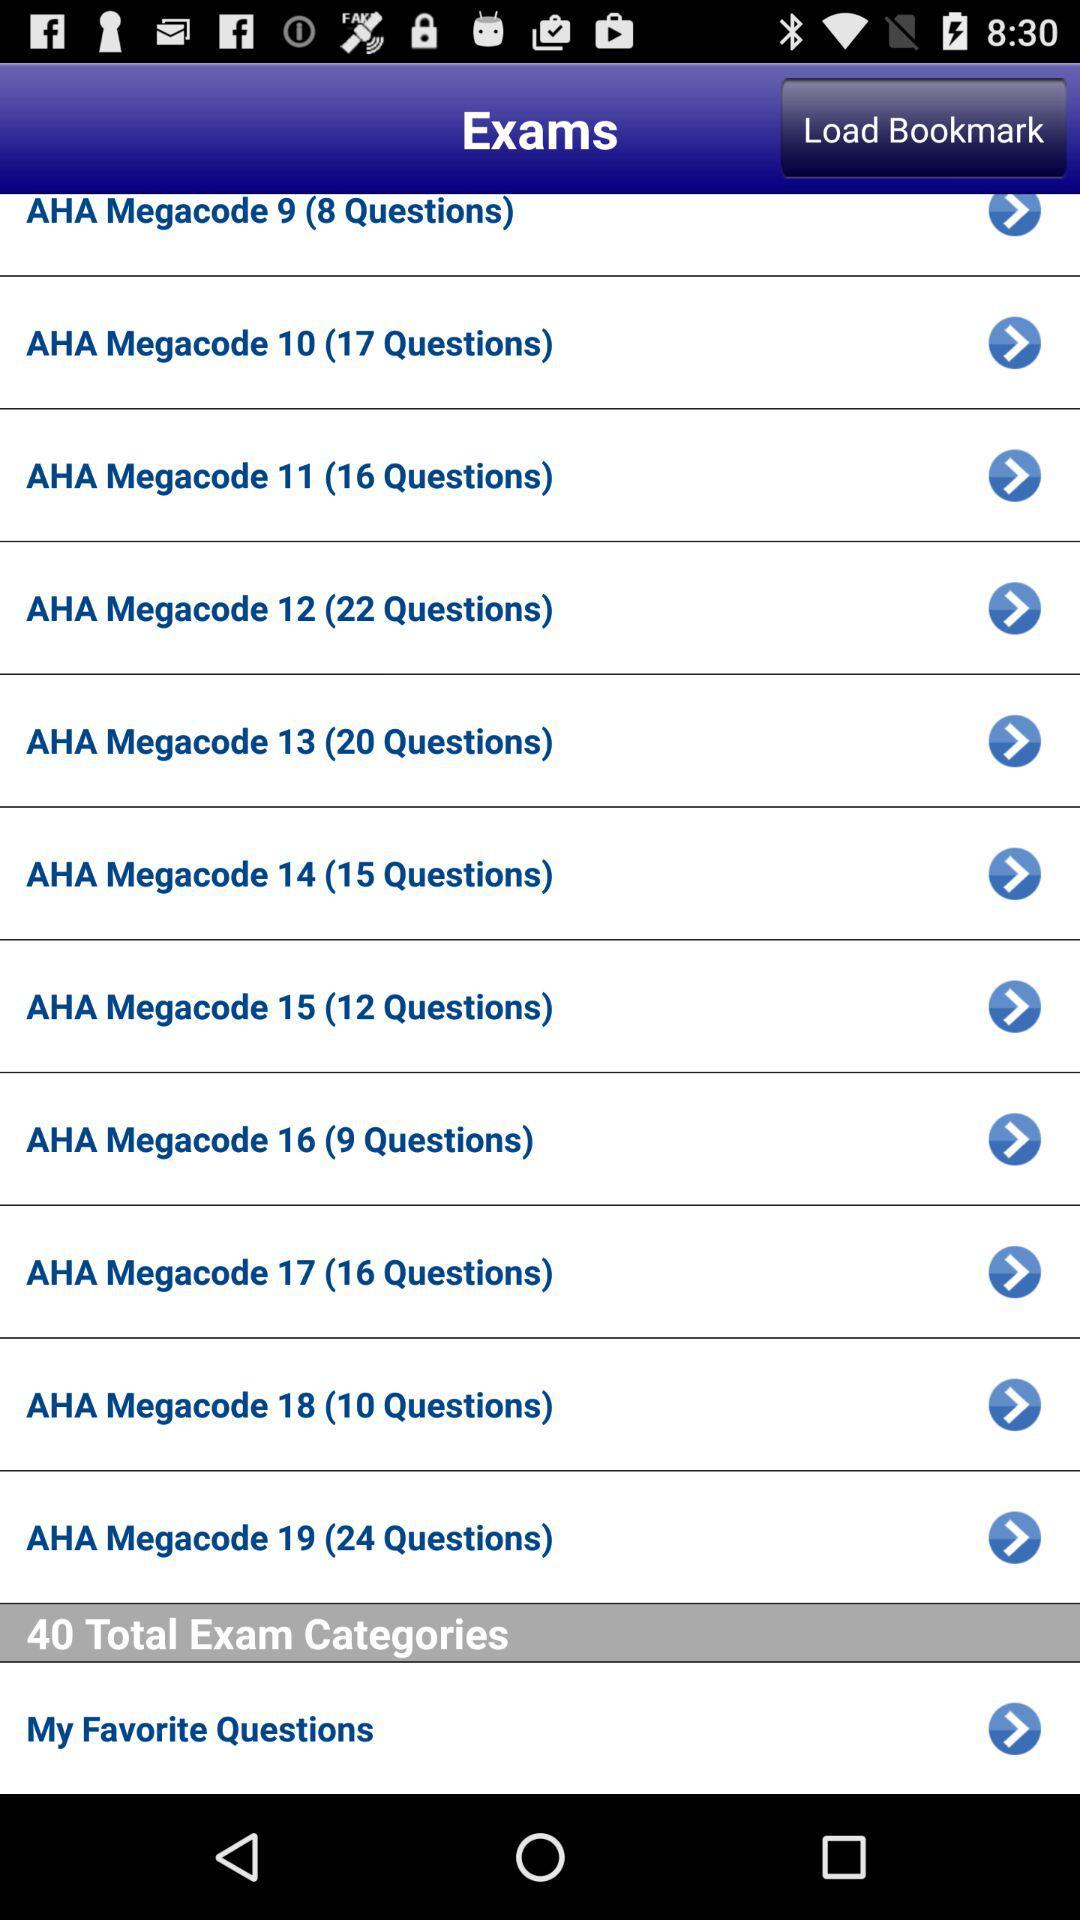  What do you see at coordinates (1014, 1403) in the screenshot?
I see `view` at bounding box center [1014, 1403].